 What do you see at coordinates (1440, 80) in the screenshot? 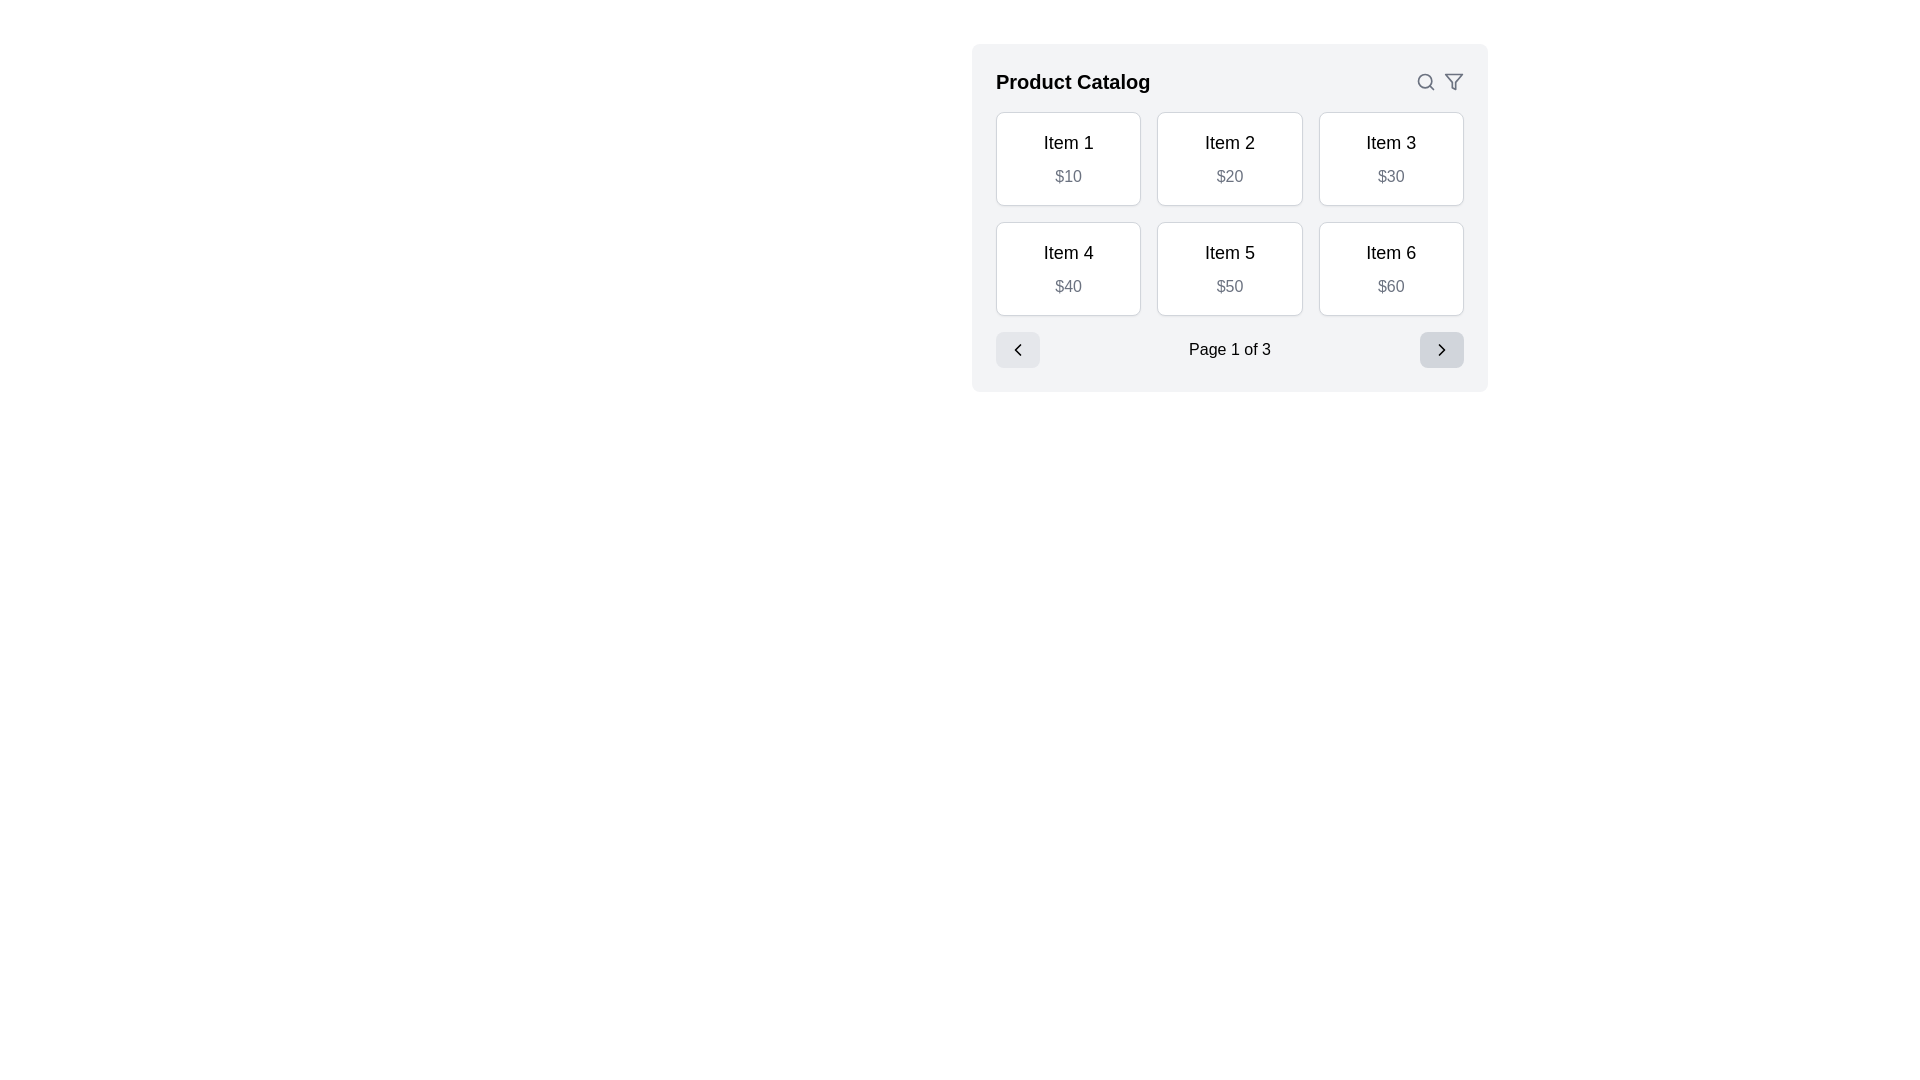
I see `the search icon (magnifying glass) located in the top-right corner of the 'Product Catalog' section to initiate a search` at bounding box center [1440, 80].